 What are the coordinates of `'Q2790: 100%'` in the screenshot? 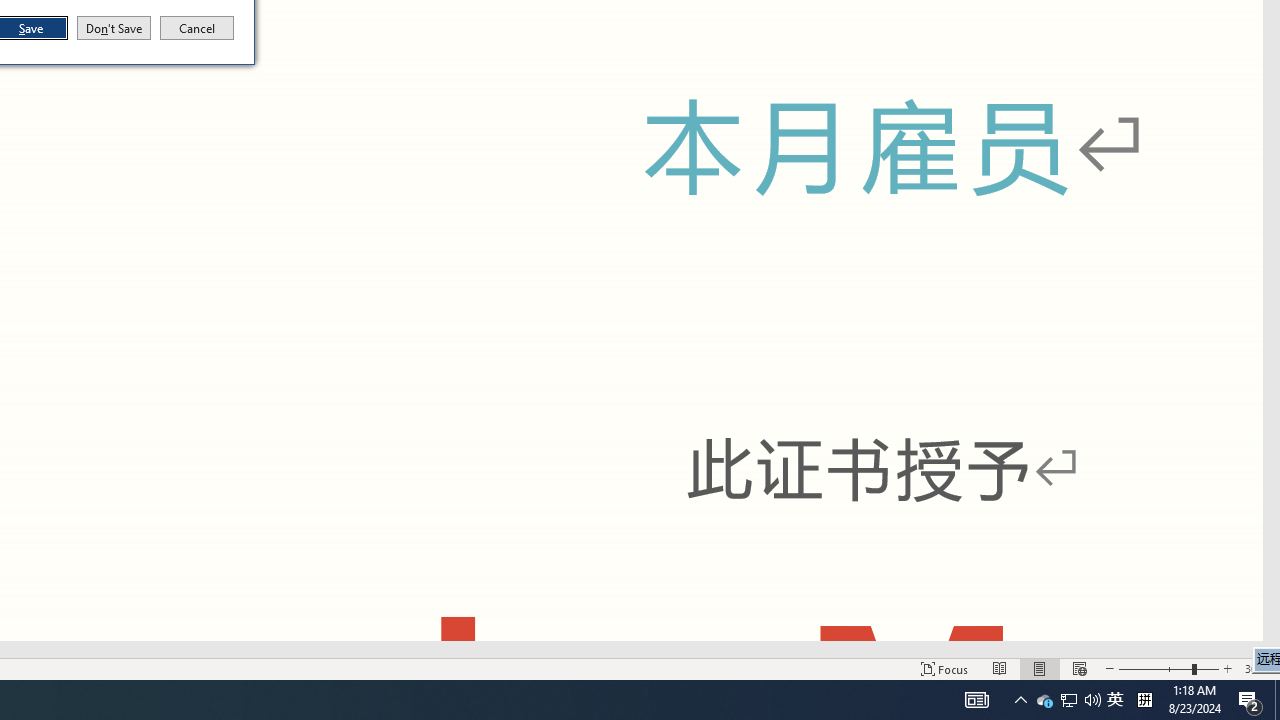 It's located at (1092, 698).